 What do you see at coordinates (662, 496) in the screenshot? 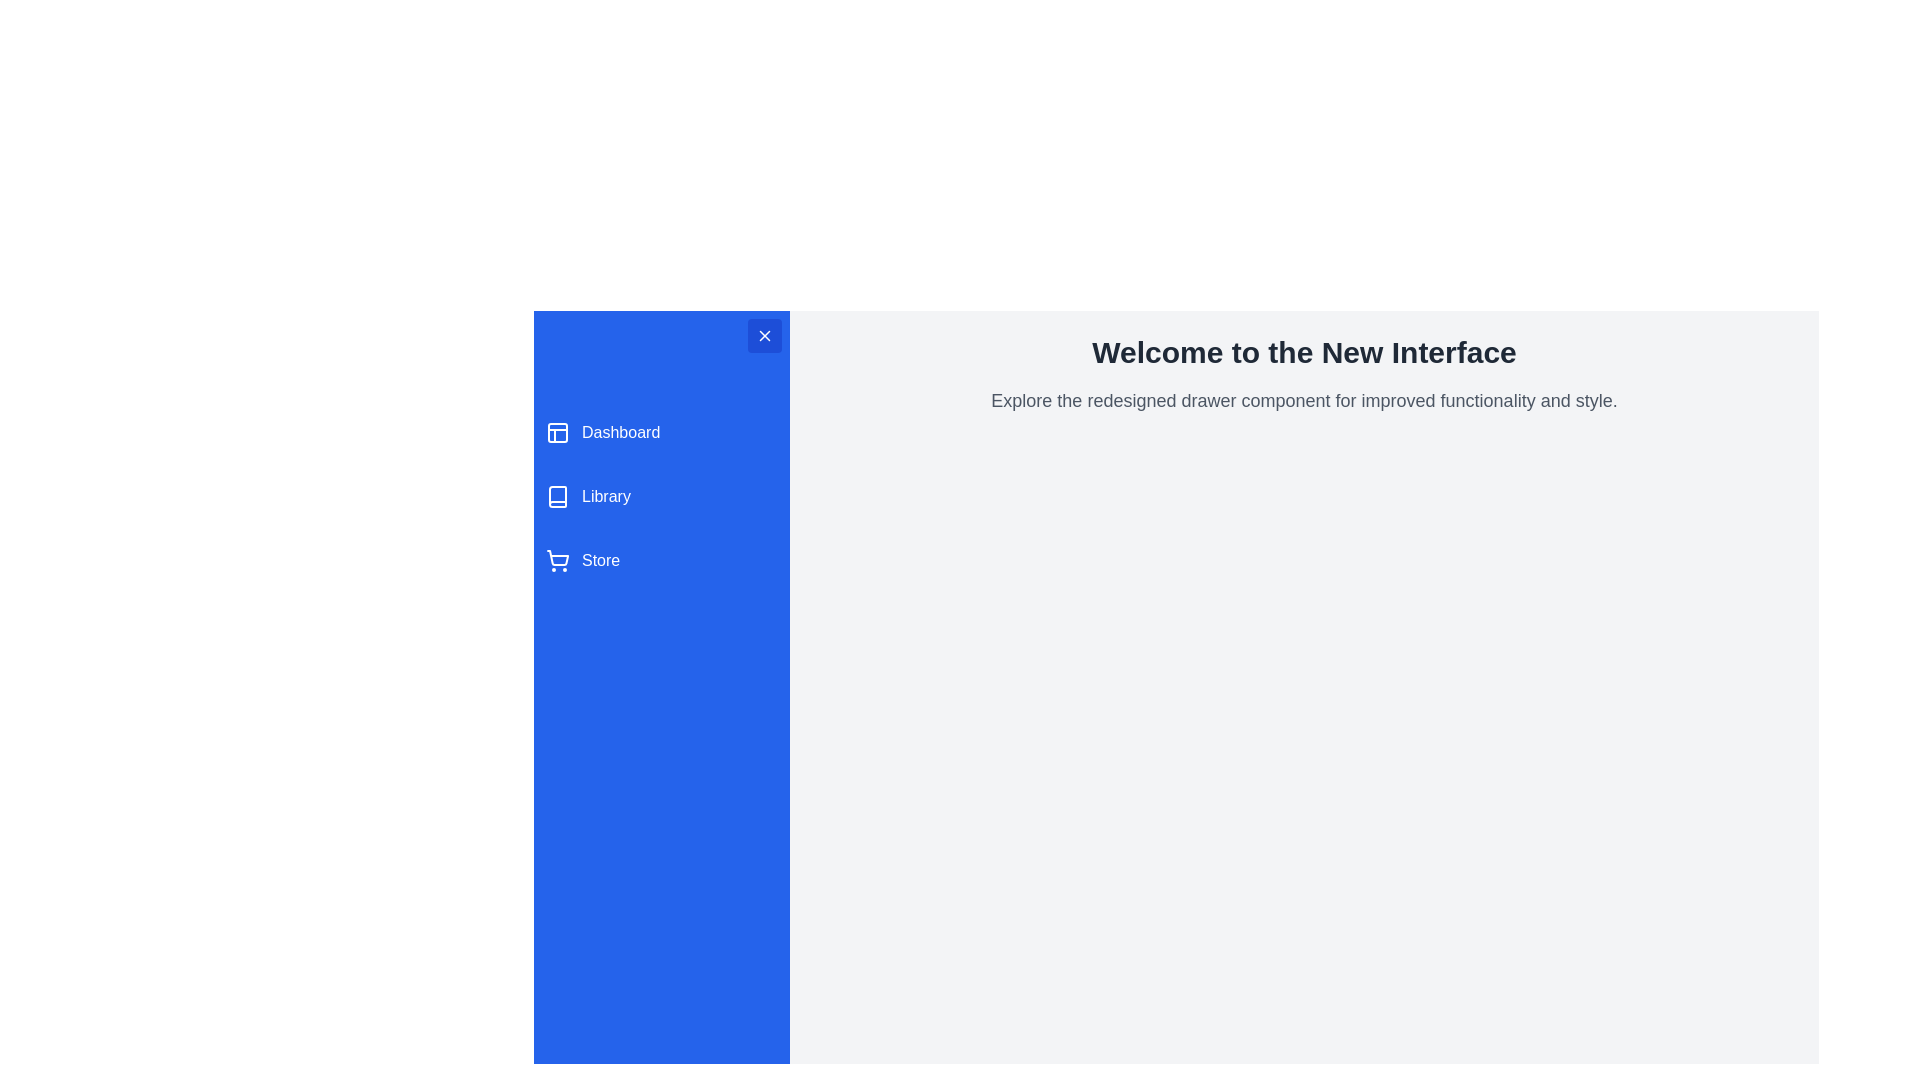
I see `the 'Library' button in the vertical navigation menu` at bounding box center [662, 496].